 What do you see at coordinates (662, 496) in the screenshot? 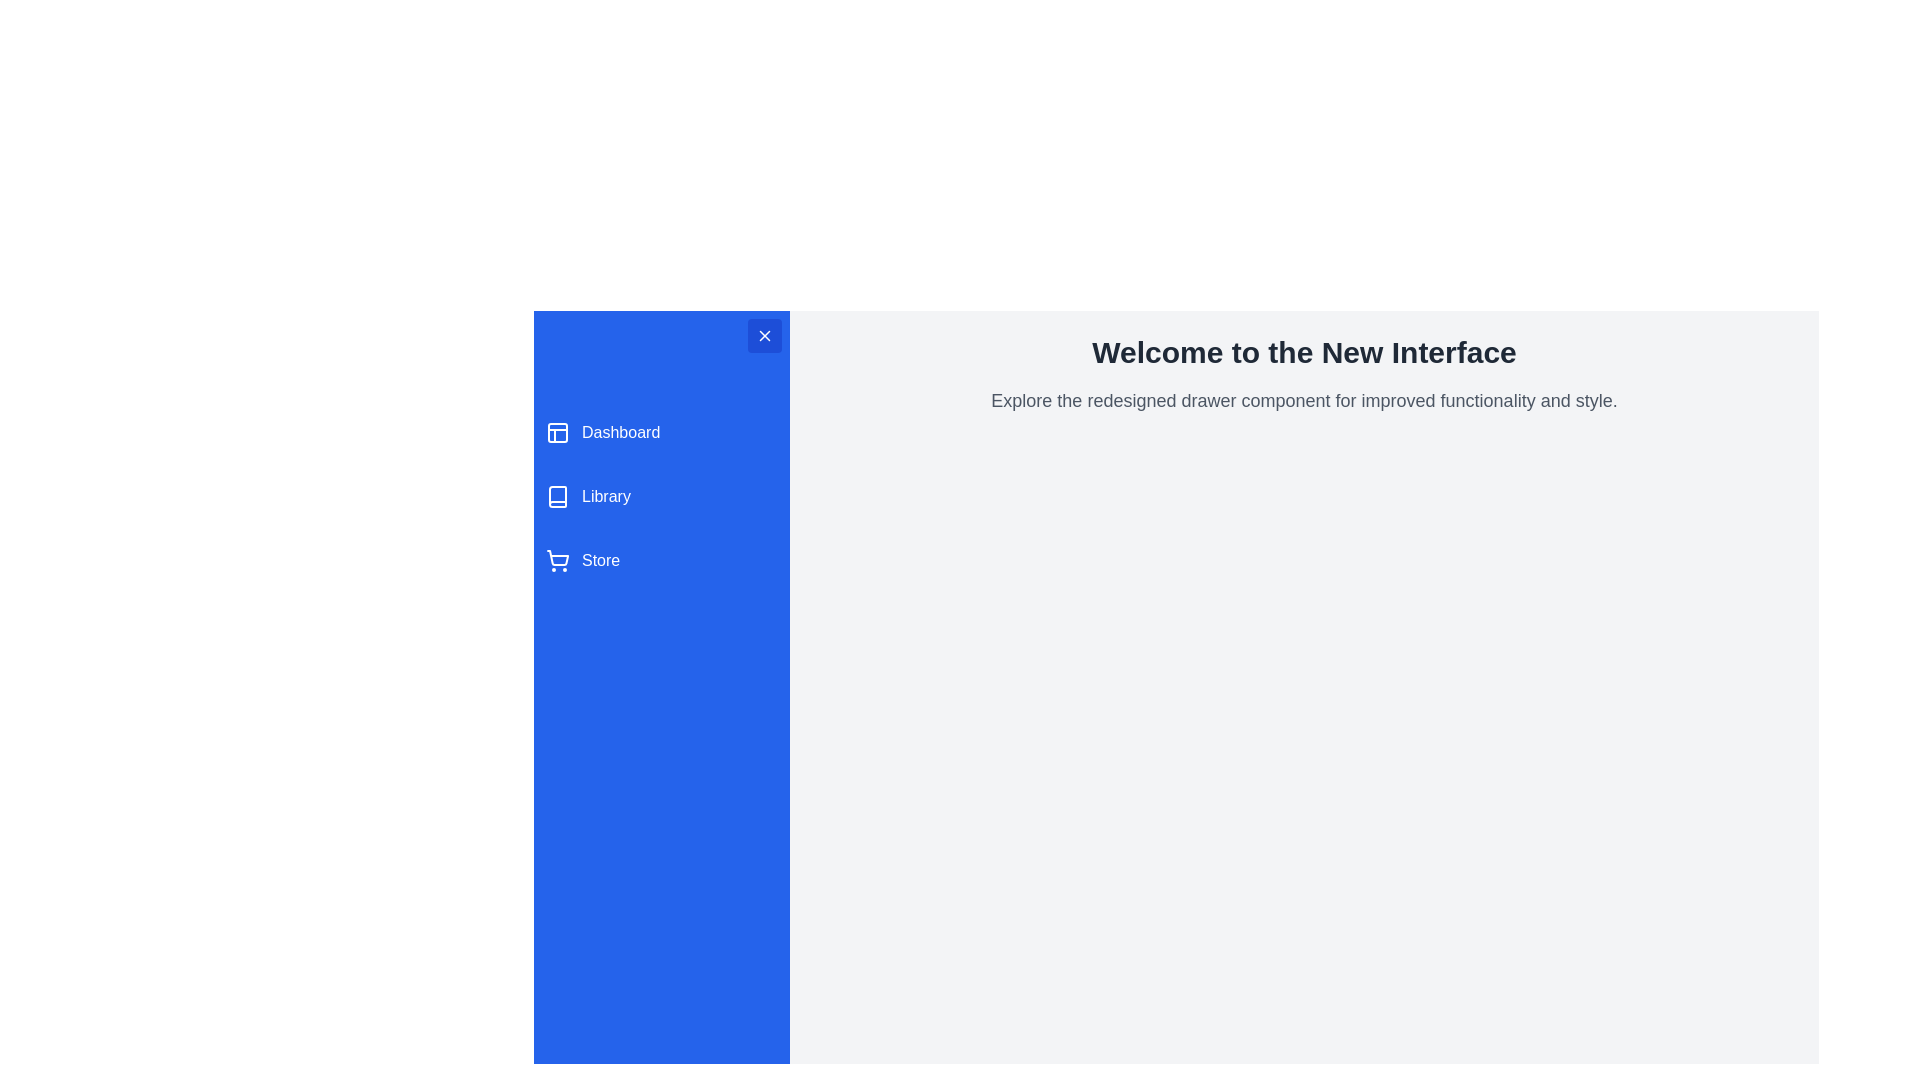
I see `the 'Library' button in the vertical navigation menu` at bounding box center [662, 496].